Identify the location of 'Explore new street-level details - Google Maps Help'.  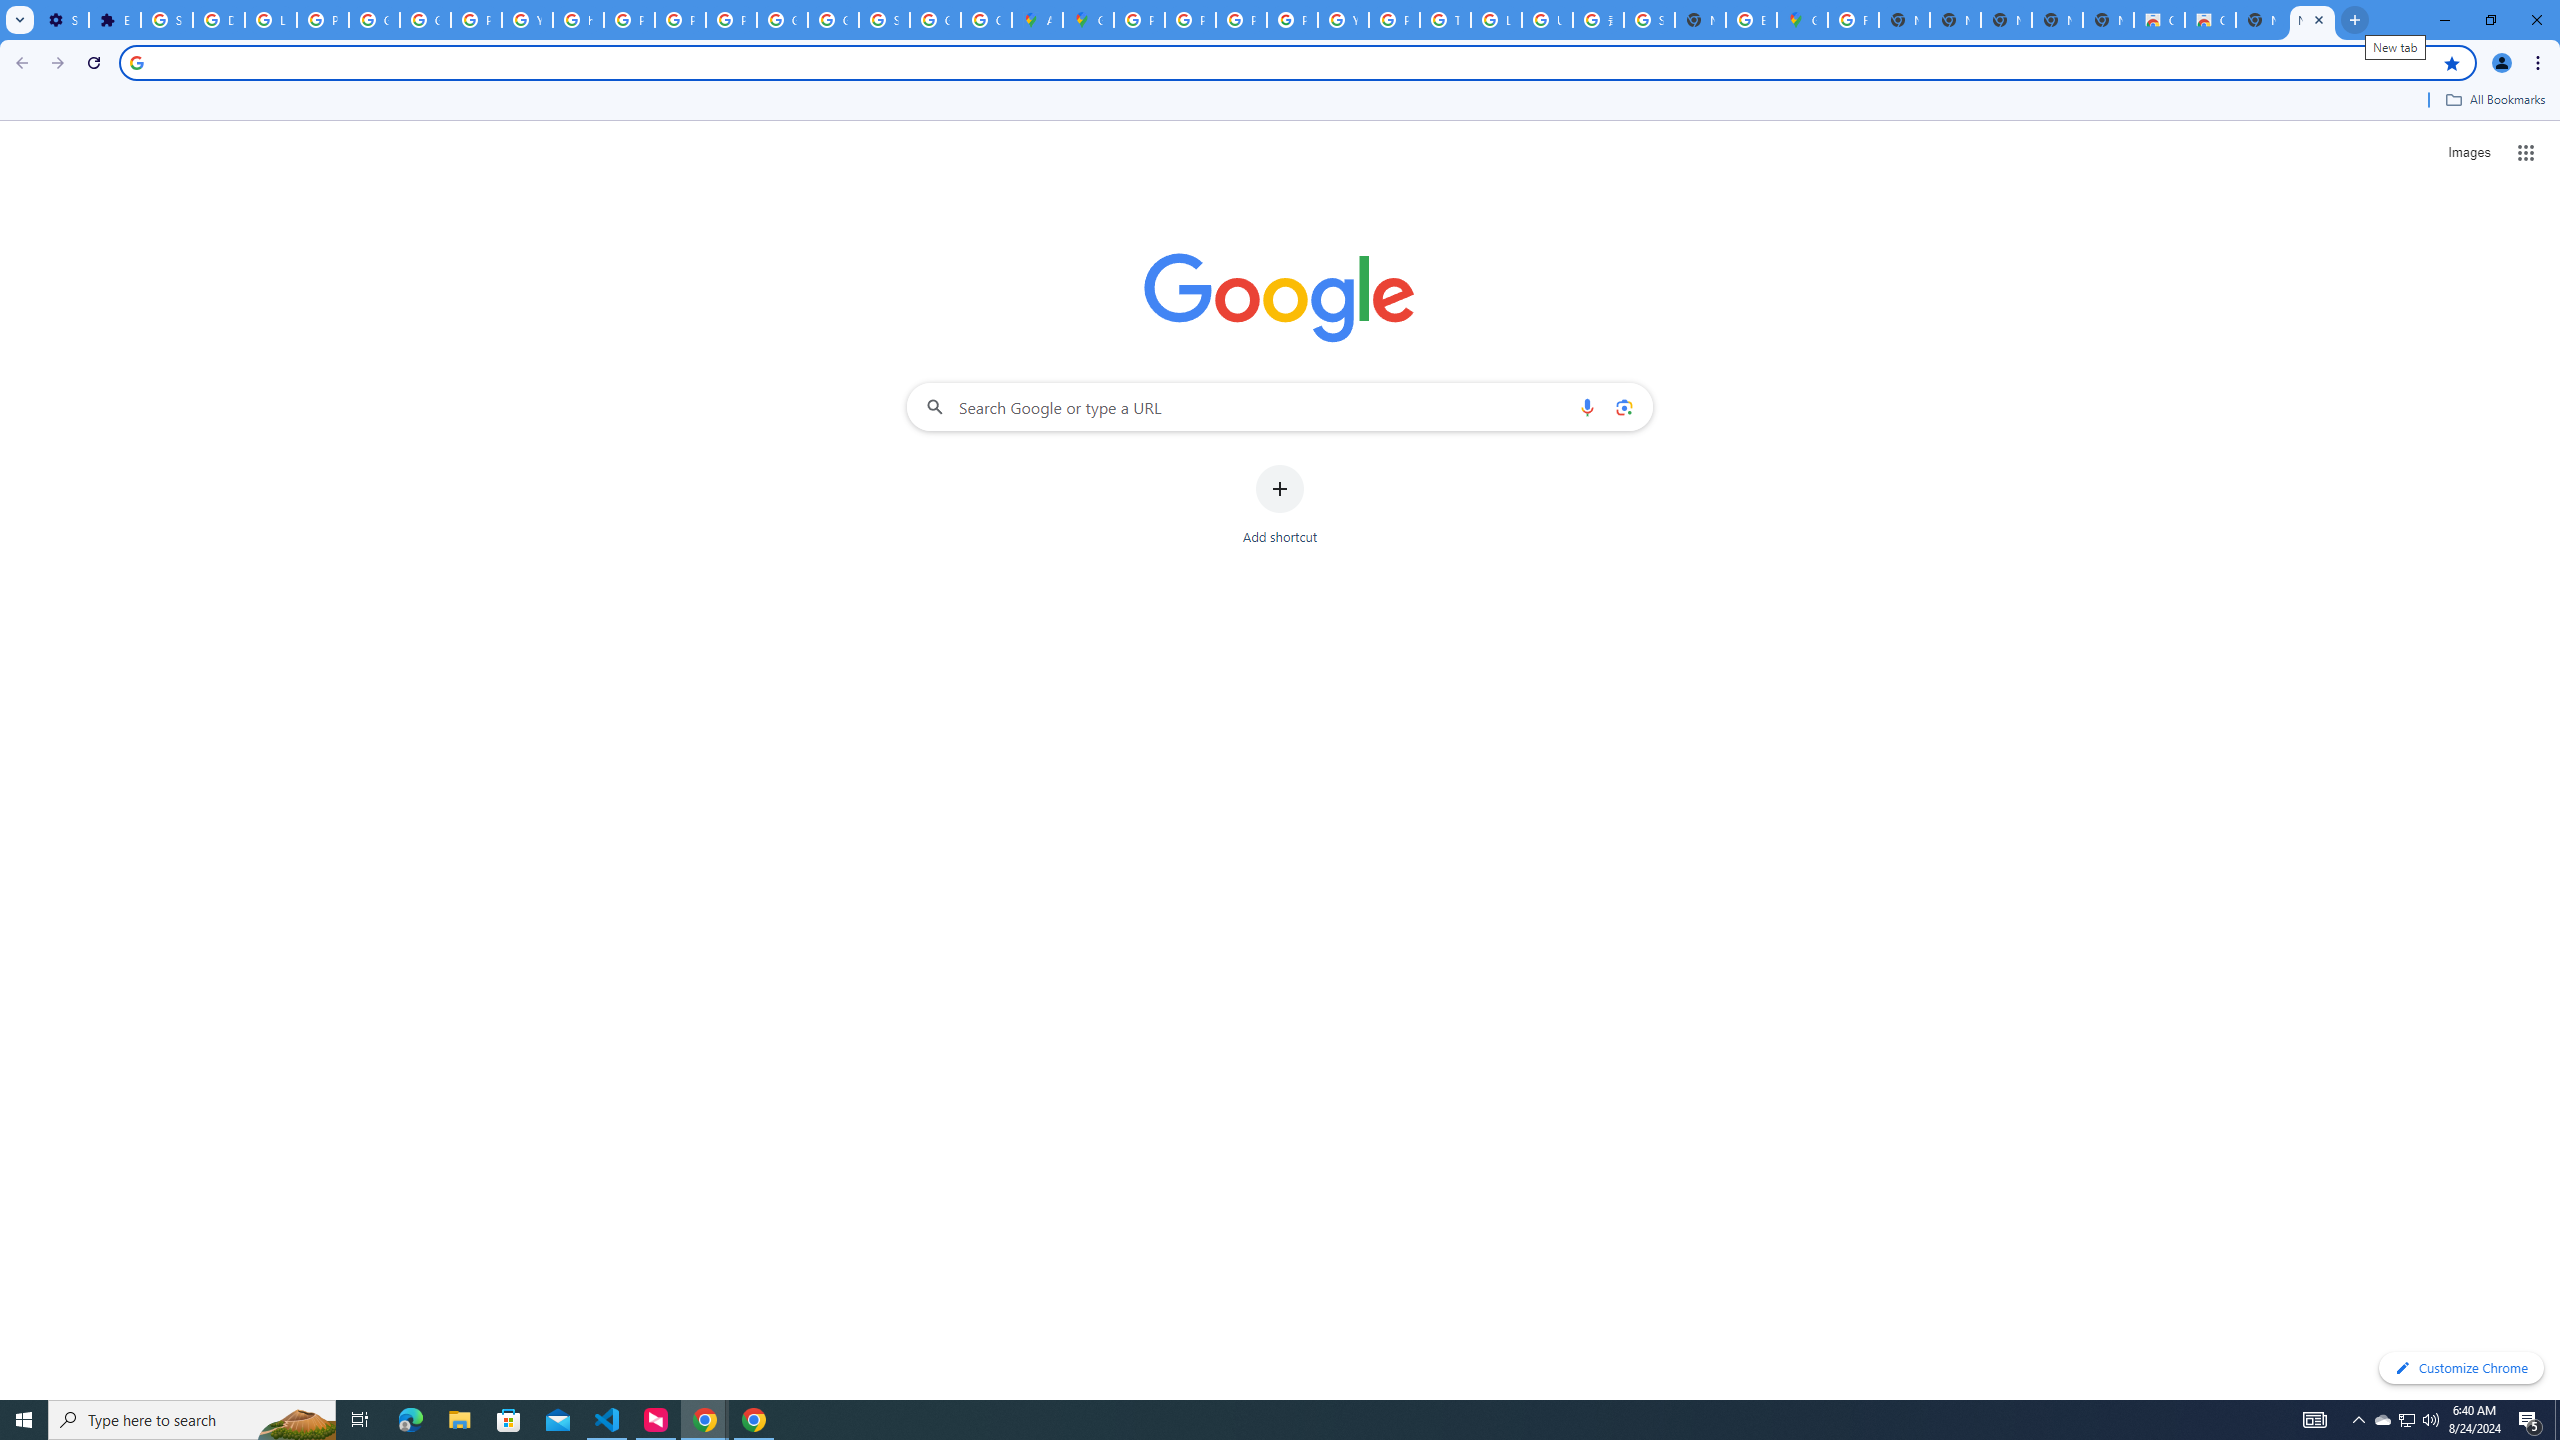
(1752, 19).